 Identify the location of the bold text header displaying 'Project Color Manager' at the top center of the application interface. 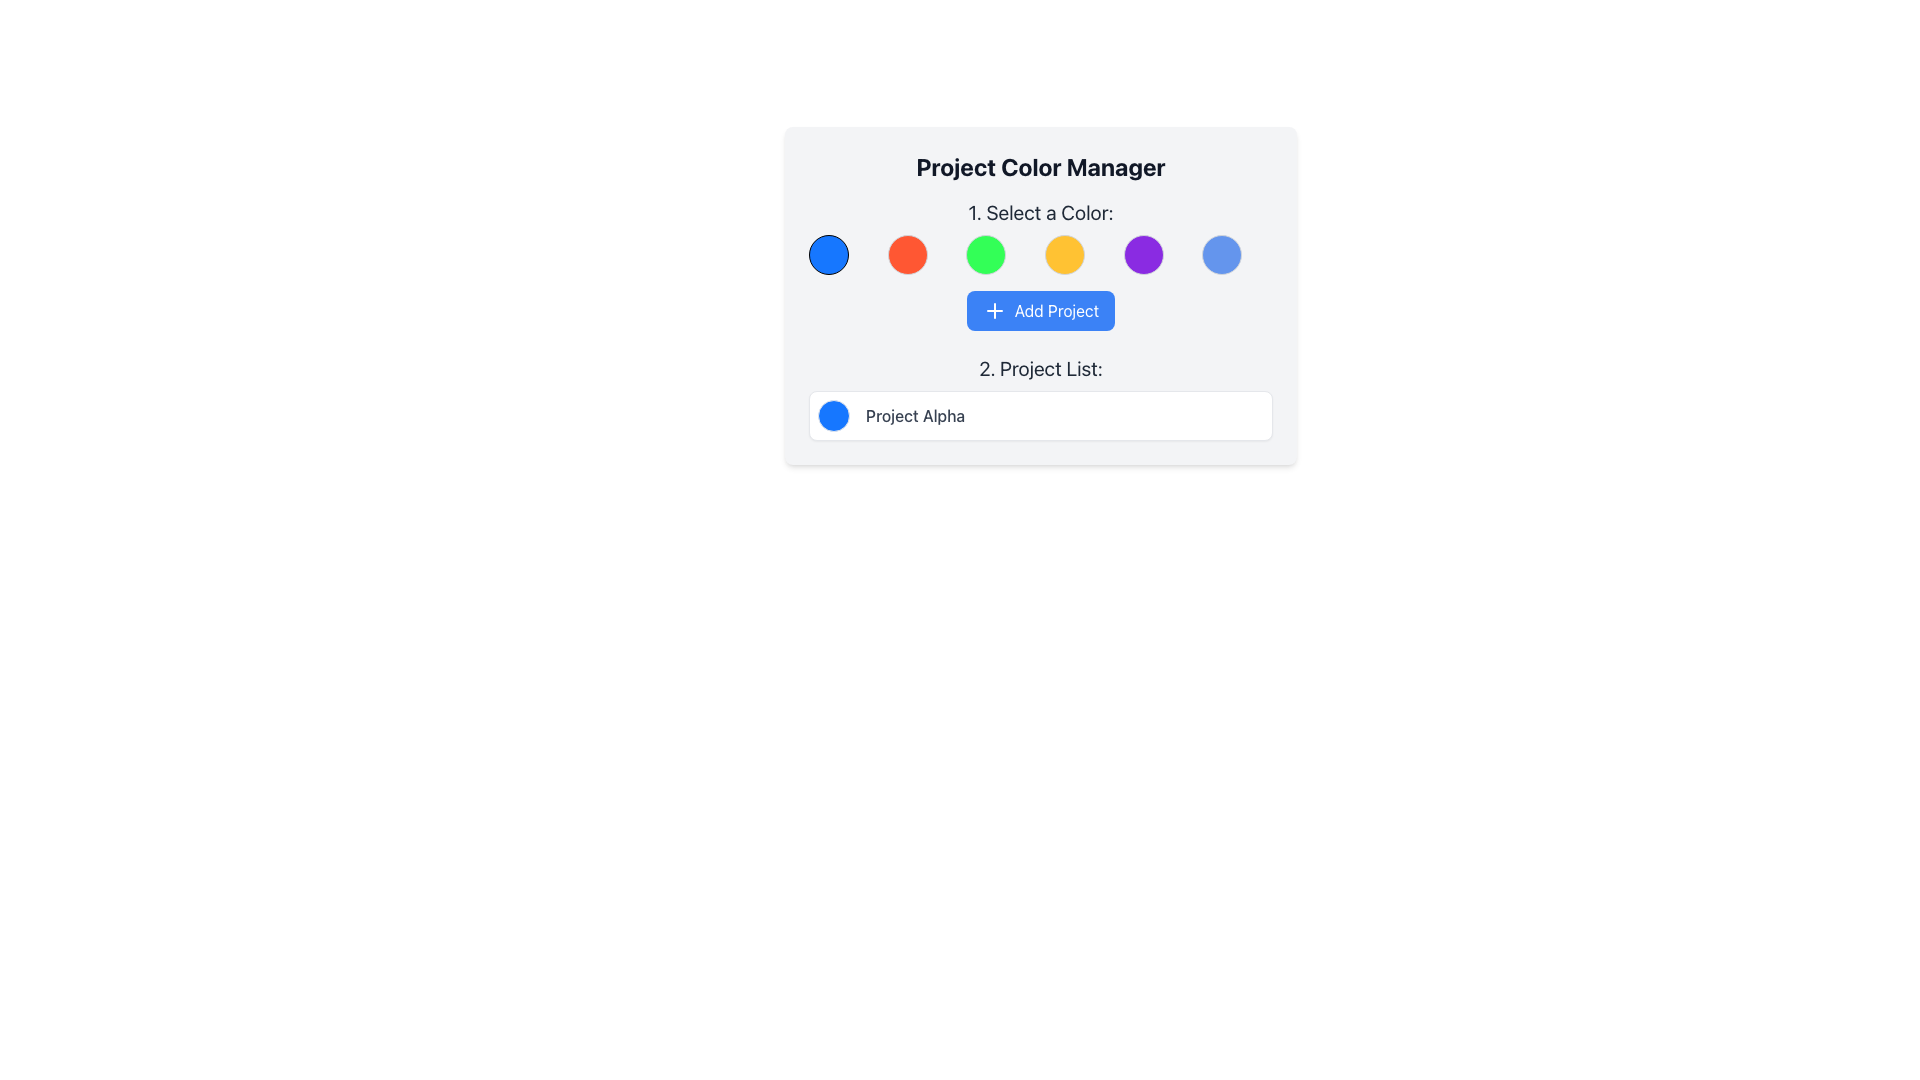
(1040, 165).